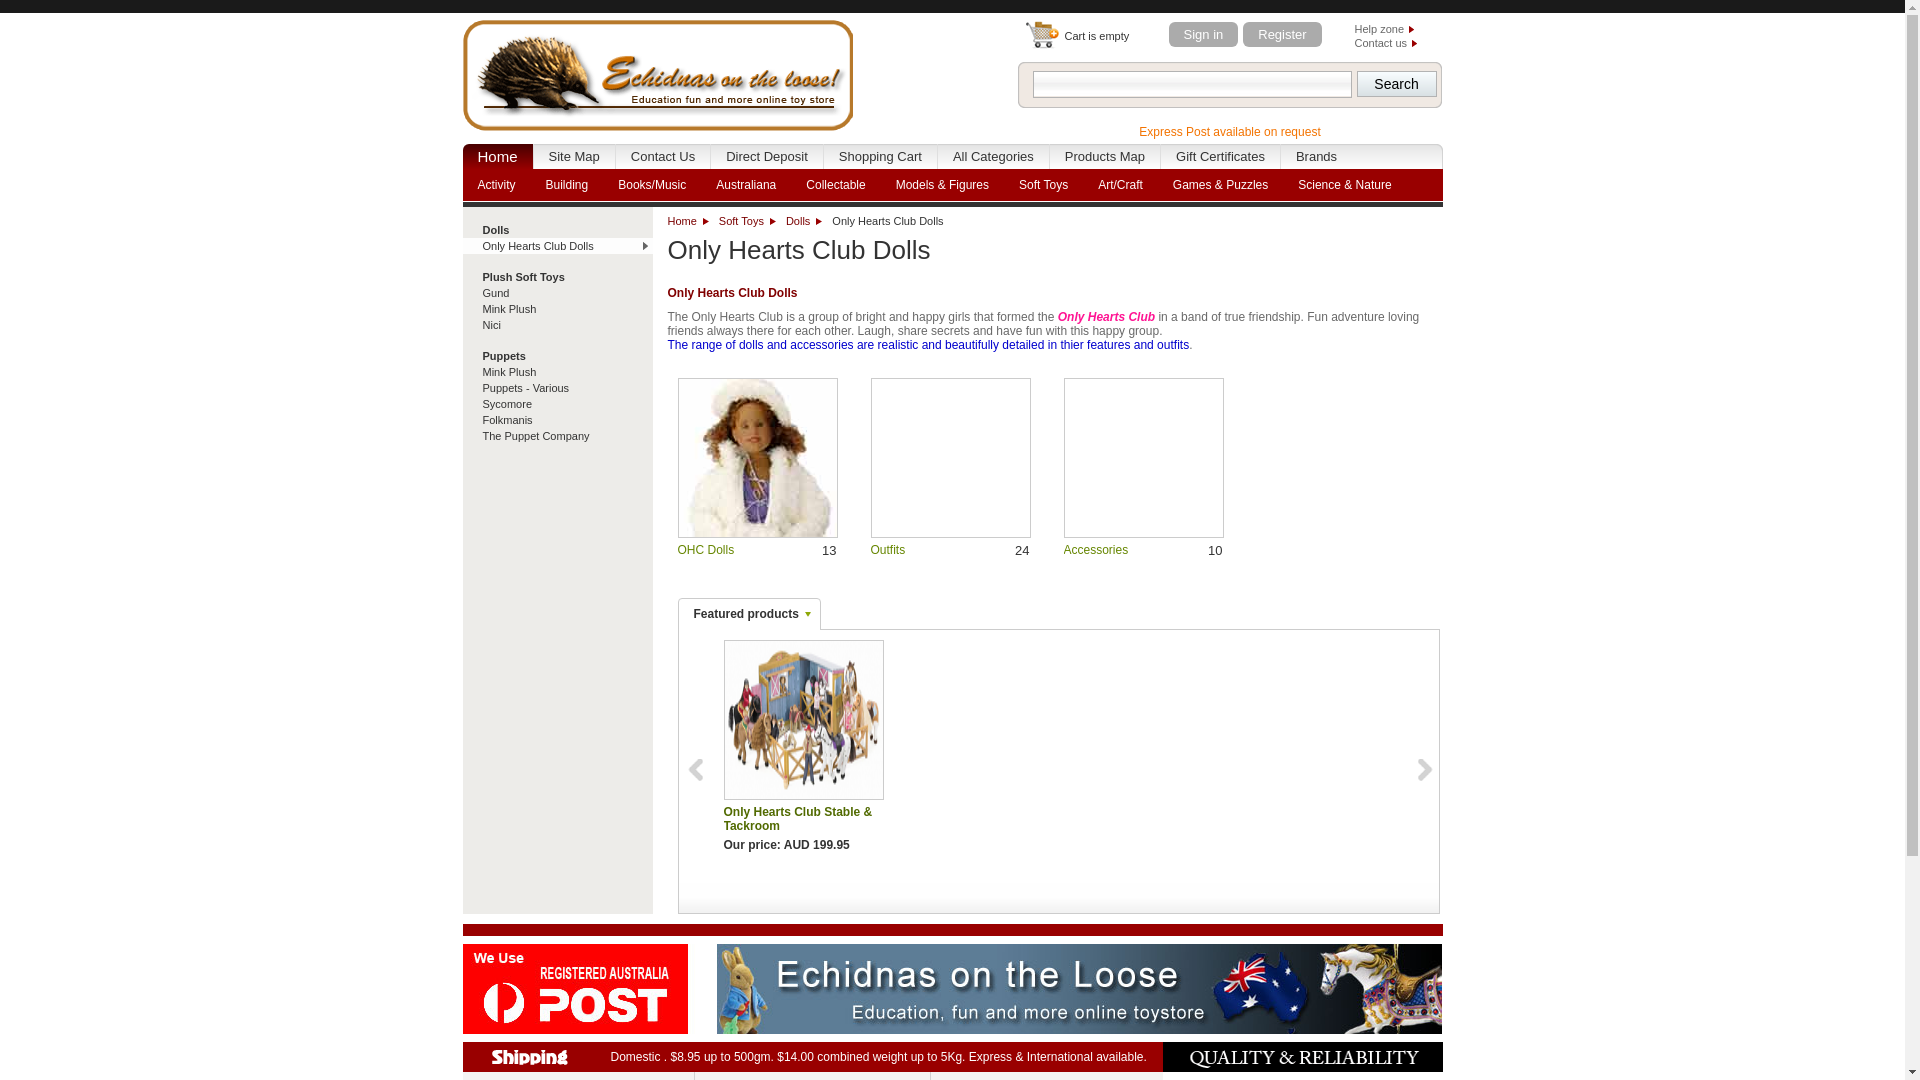  I want to click on 'Only Hearts Club Stable & Tackroom', so click(723, 720).